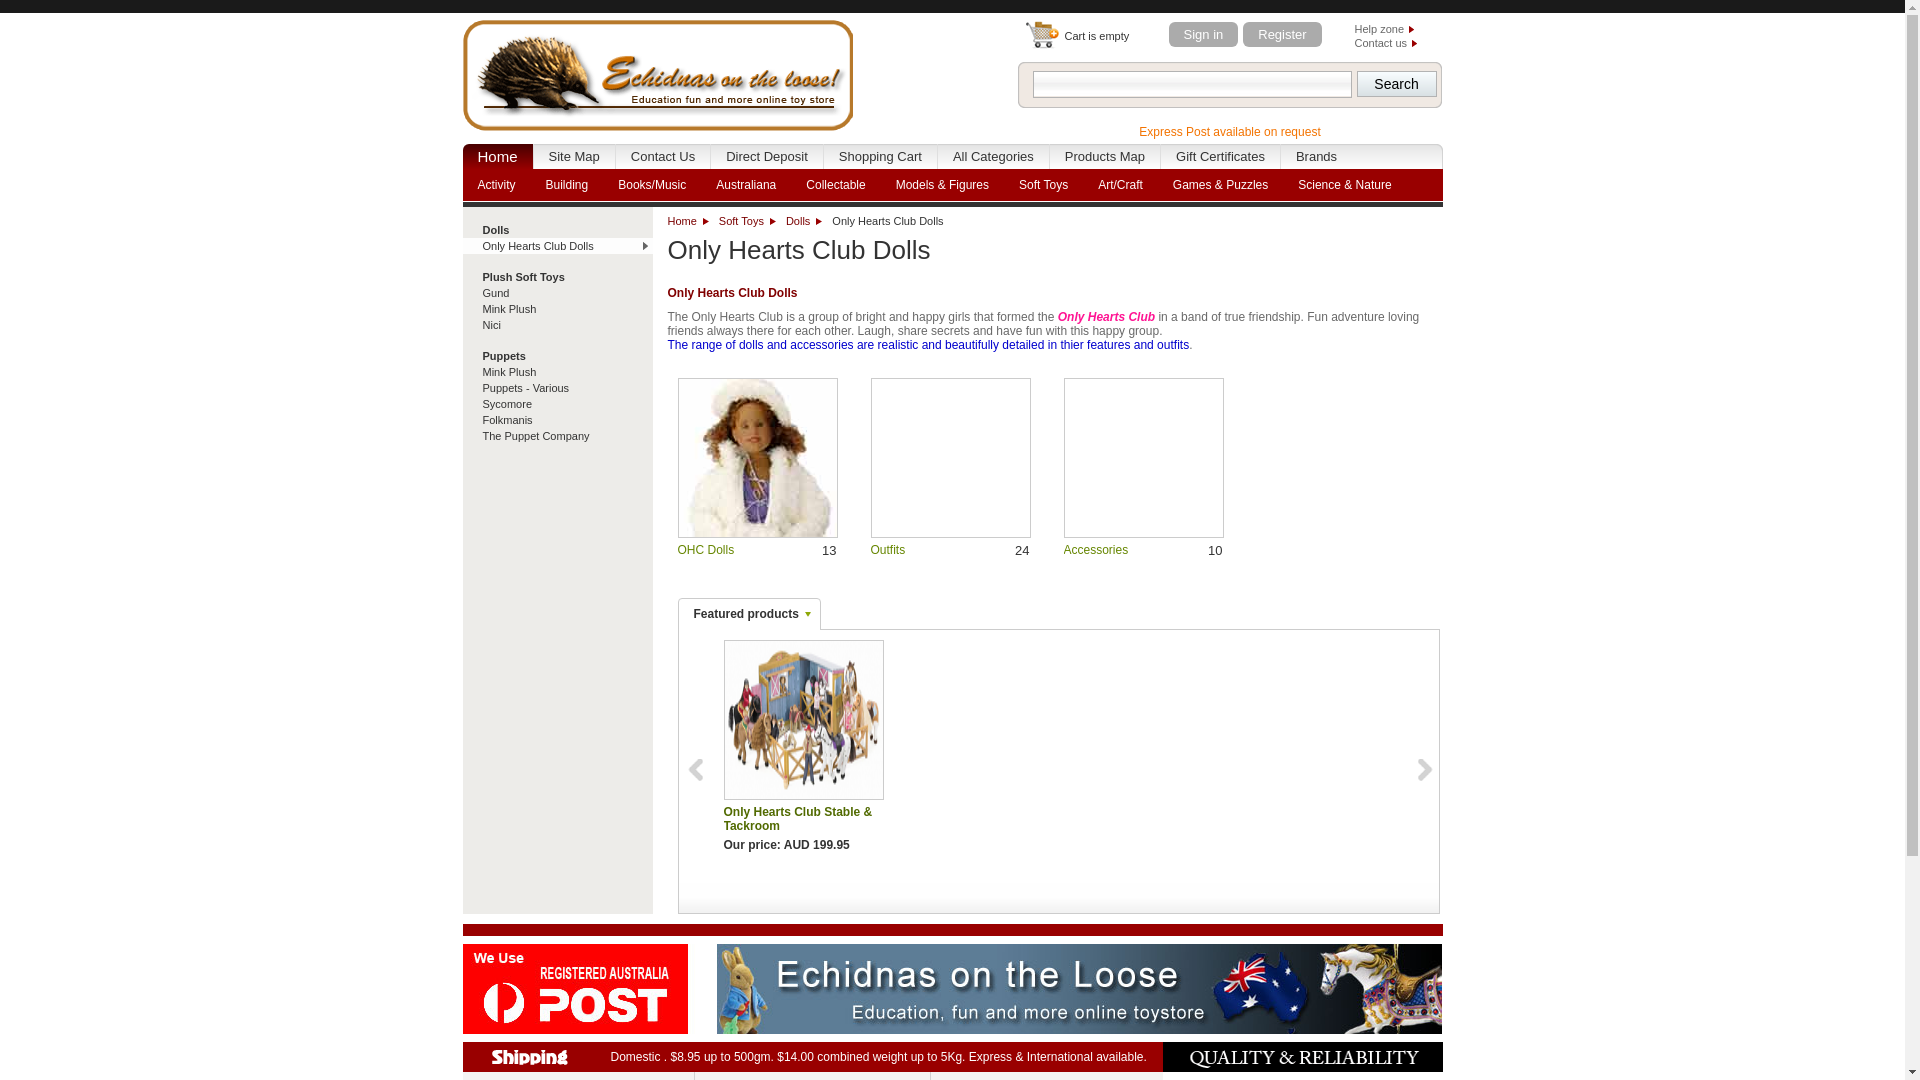  I want to click on 'Only Hearts Club Stable & Tackroom', so click(723, 720).